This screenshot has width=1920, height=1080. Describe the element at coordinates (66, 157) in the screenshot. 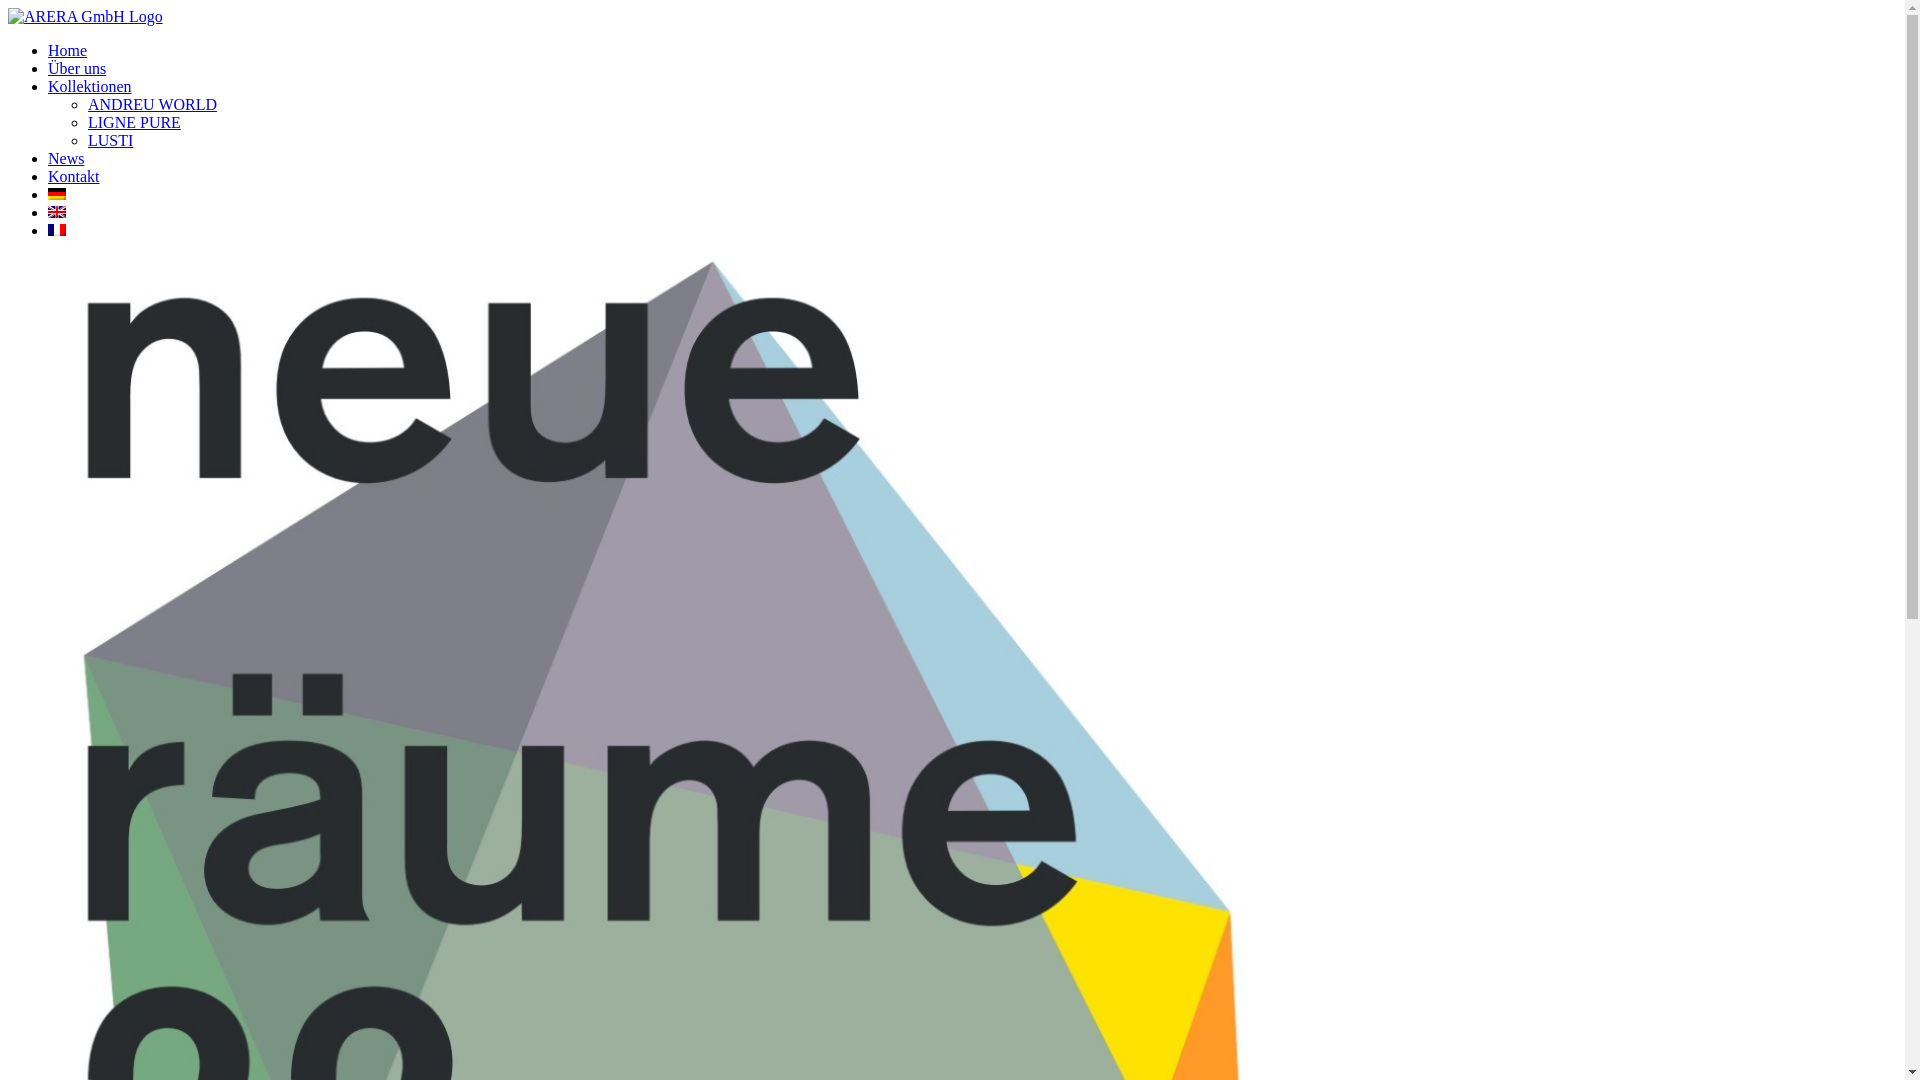

I see `'News'` at that location.